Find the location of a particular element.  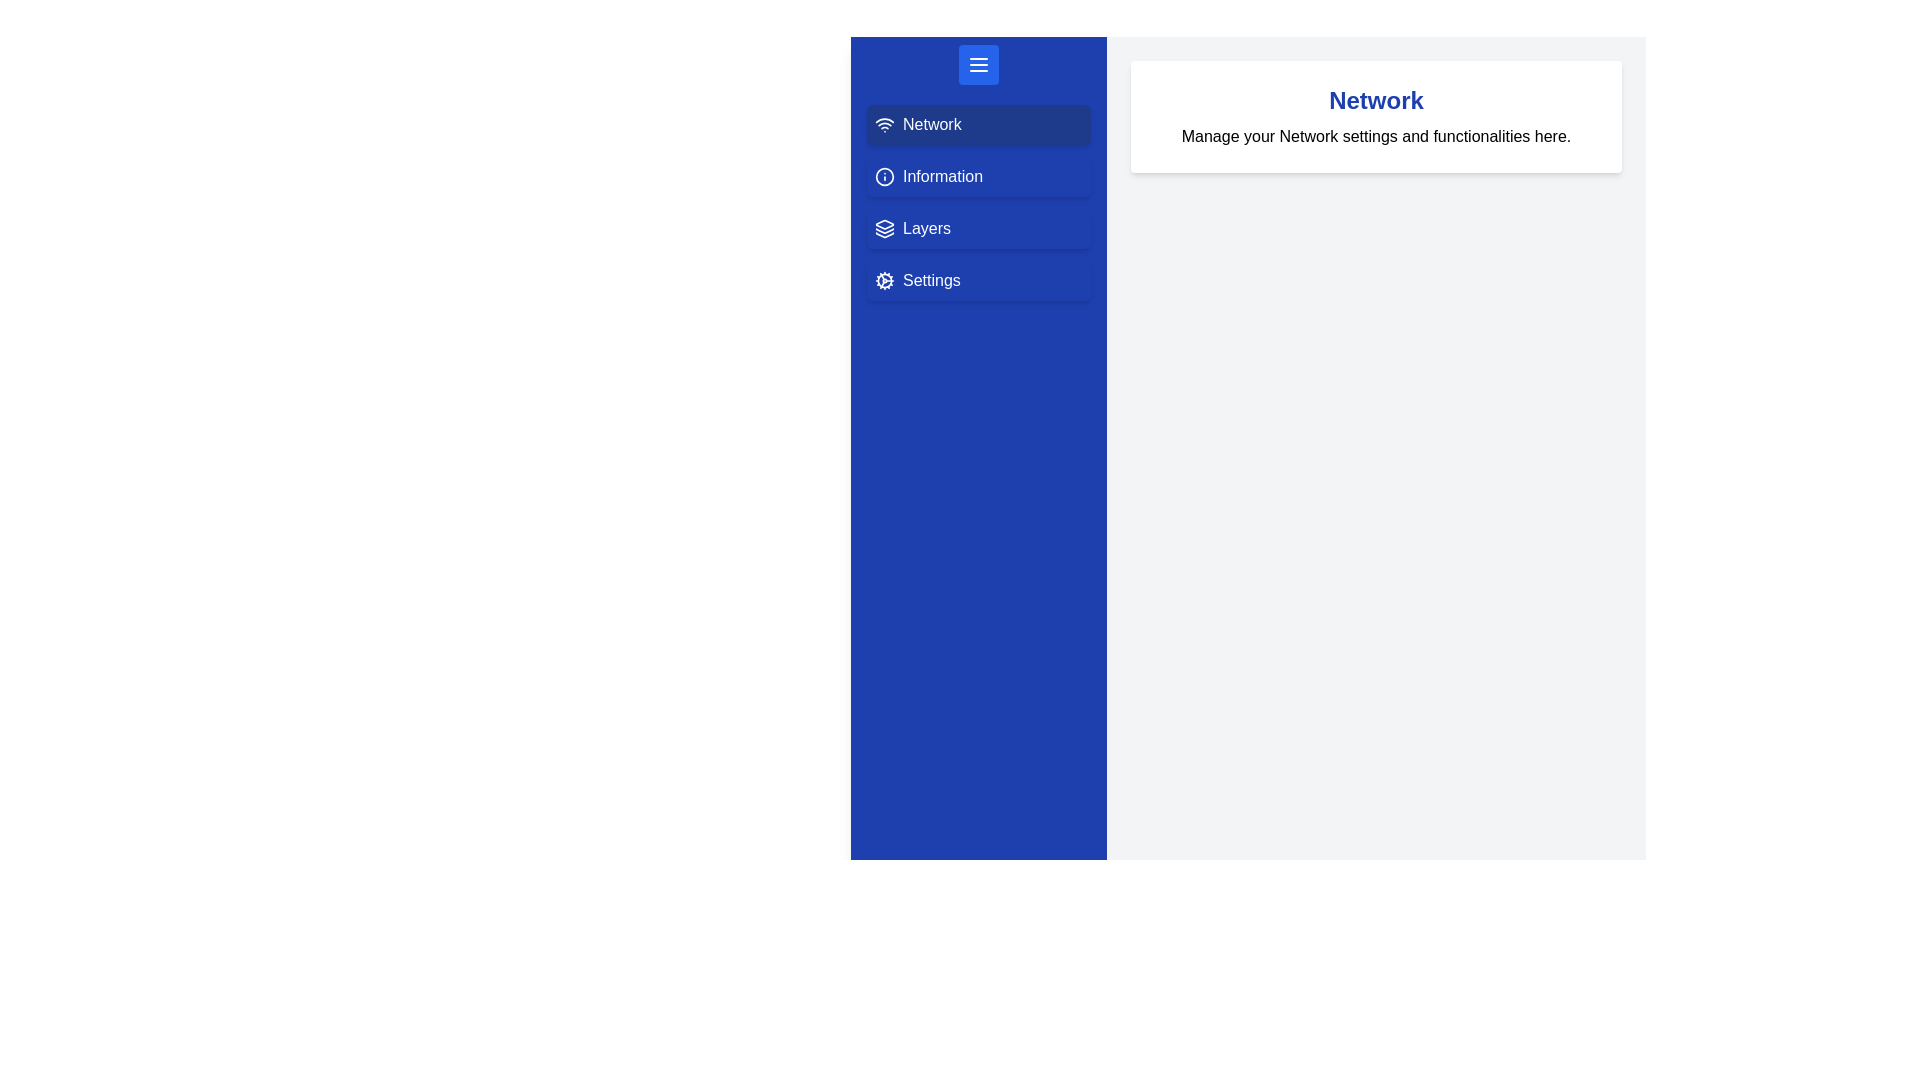

the menu option Network from the drawer is located at coordinates (979, 124).